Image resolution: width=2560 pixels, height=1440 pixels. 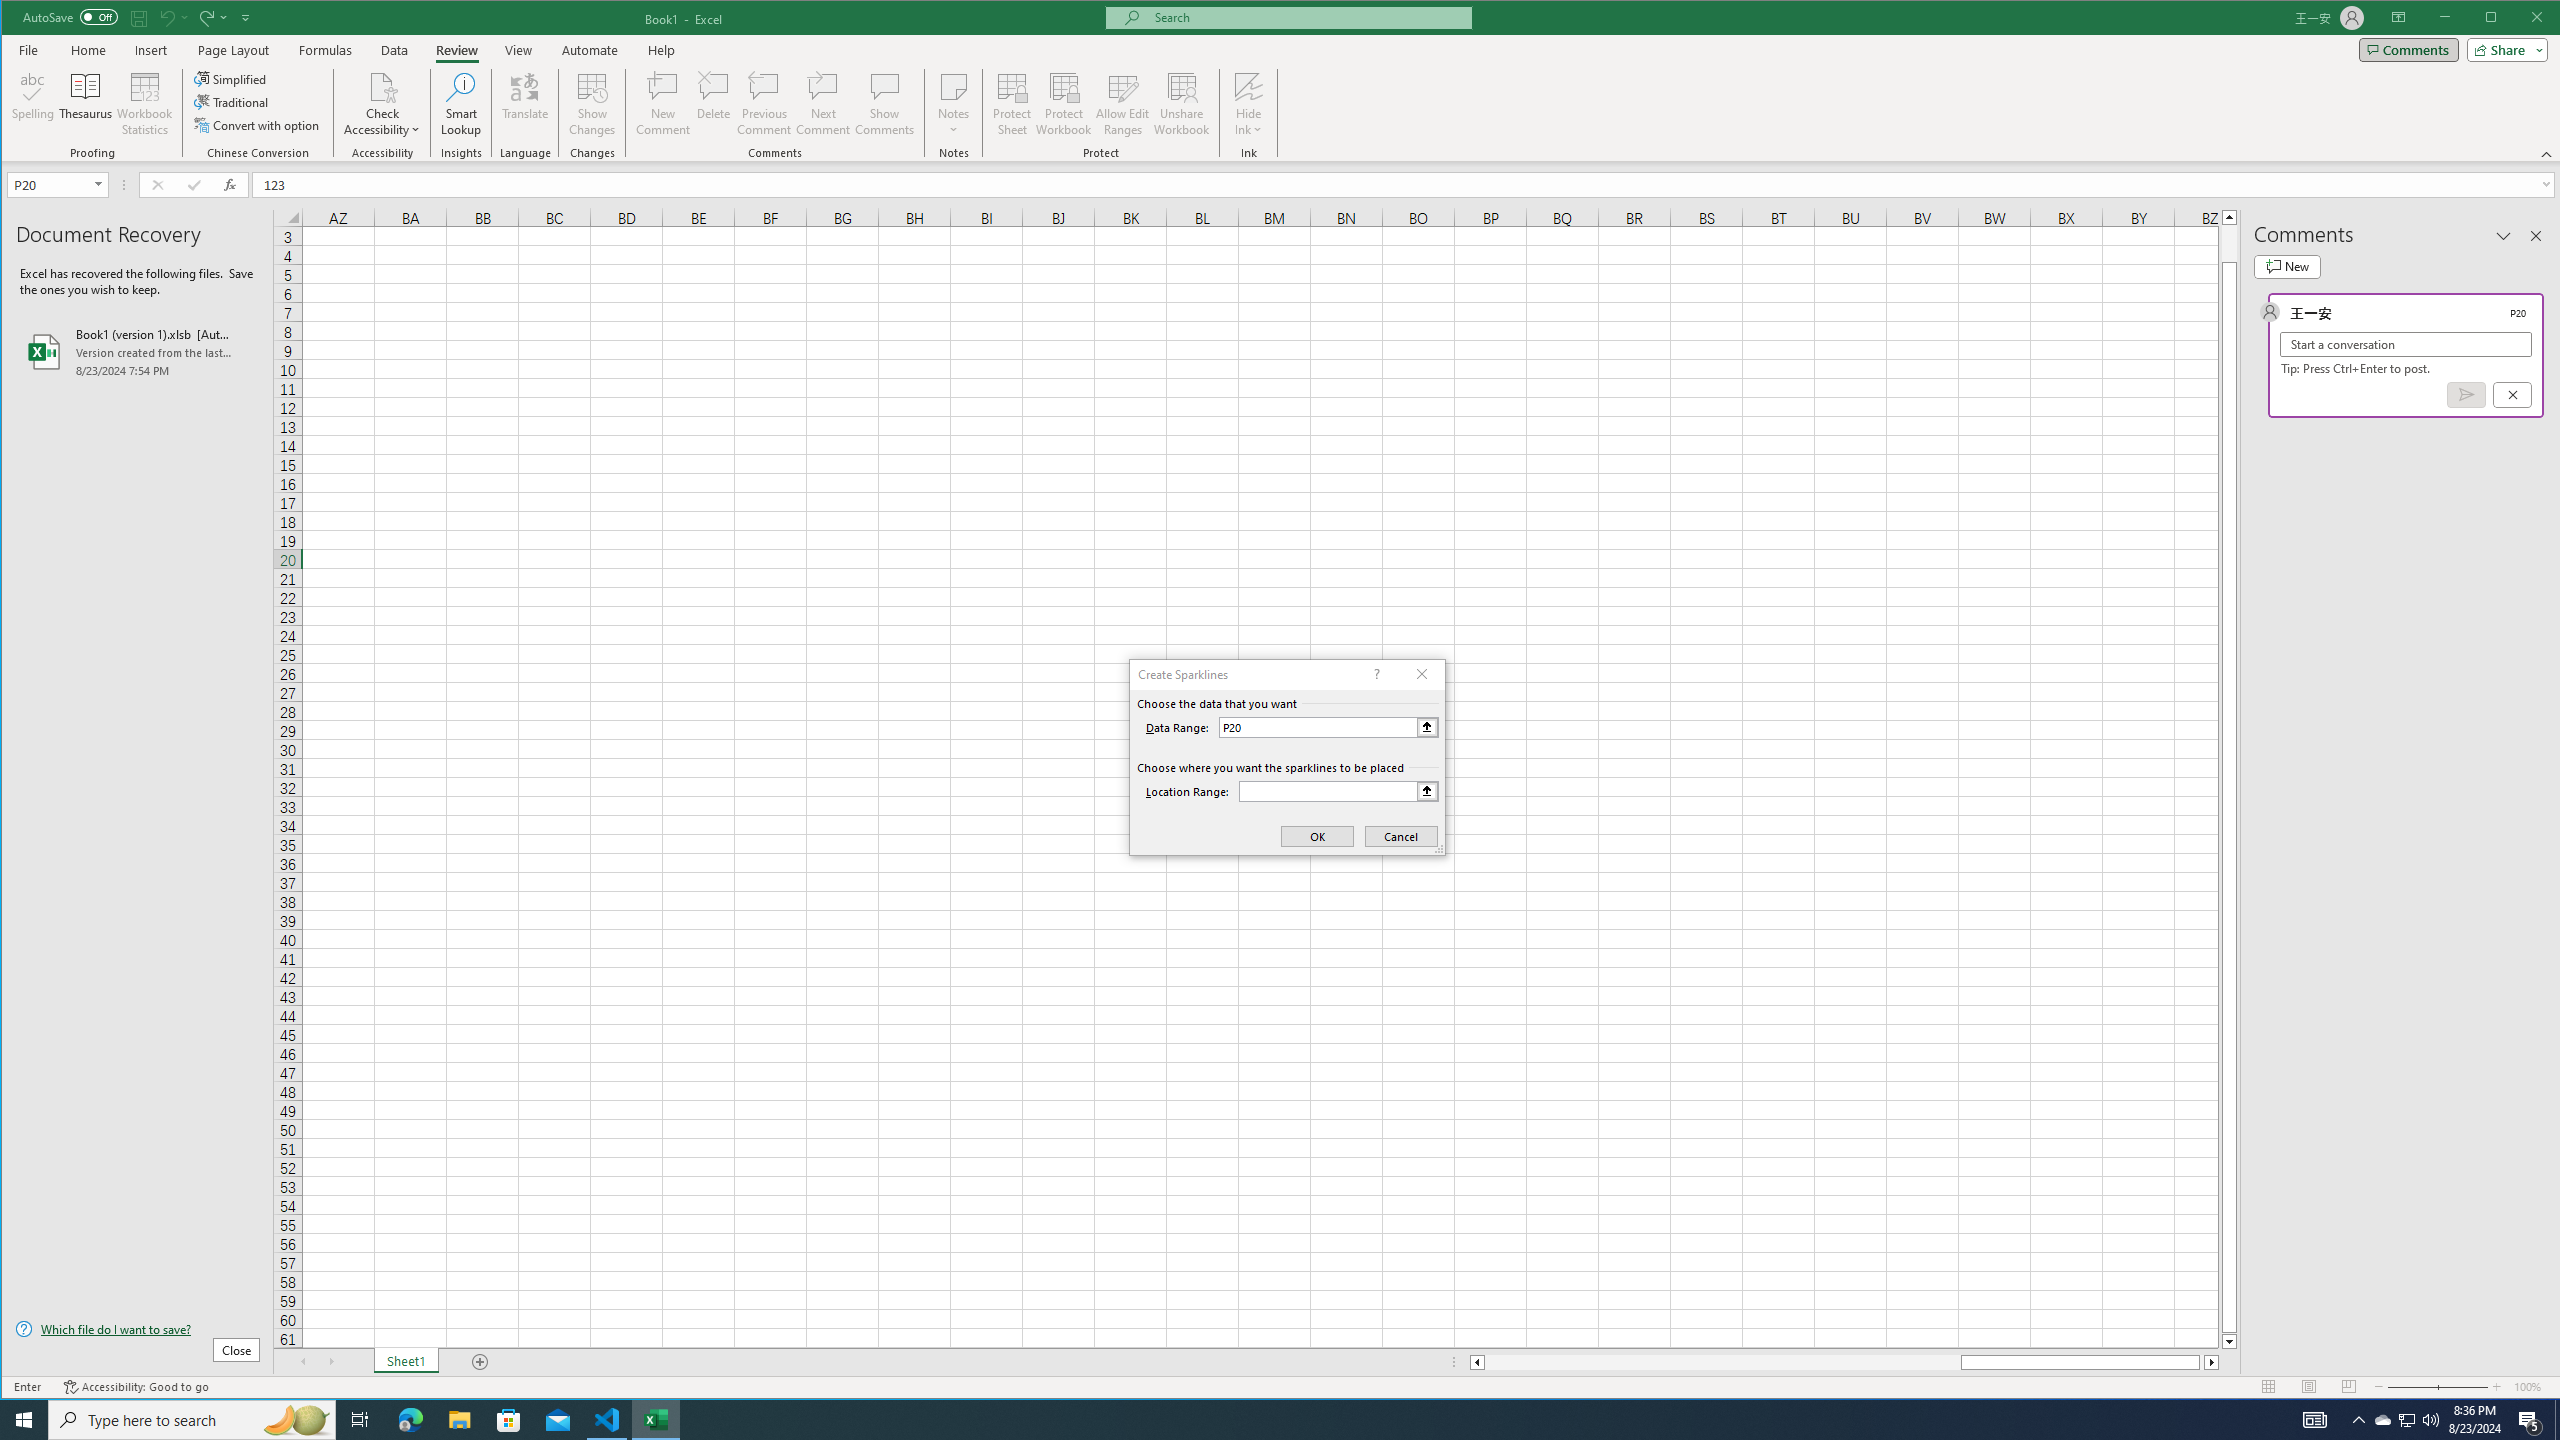 What do you see at coordinates (138, 352) in the screenshot?
I see `'Book1 (version 1).xlsb  [AutoRecovered]'` at bounding box center [138, 352].